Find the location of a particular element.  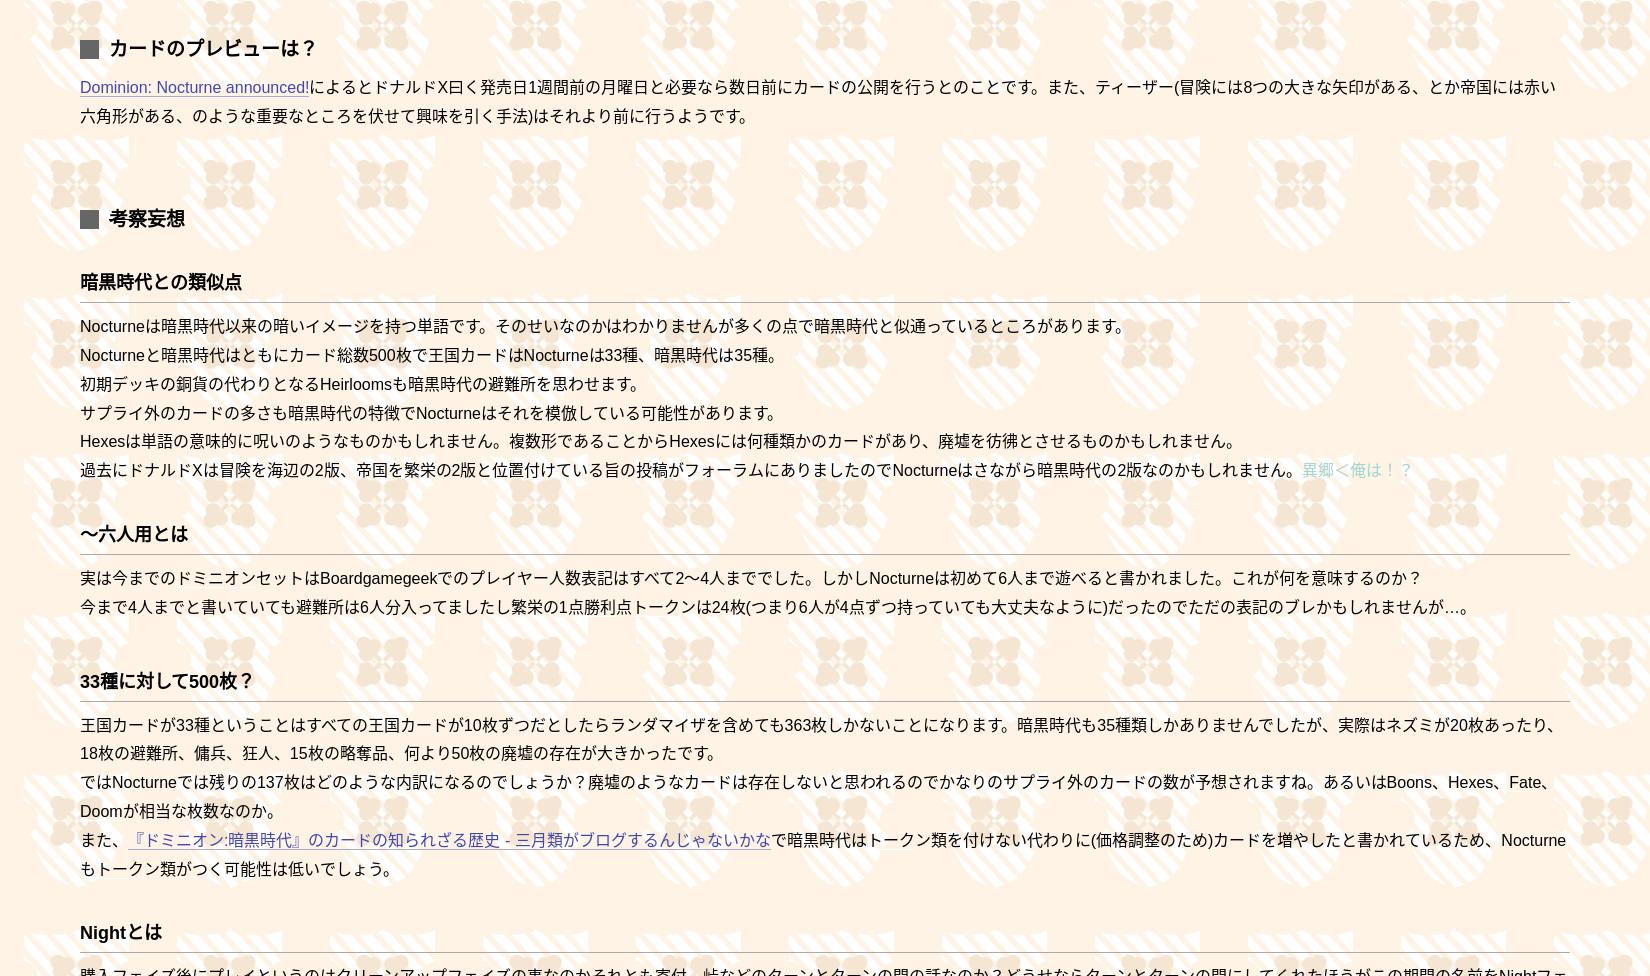

'王国カードが33種ということはすべての王国カードが10枚ずつだとしたらランダマイザを含めても363枚しかないことになります。暗黒時代も35種類しかありませんでしたが、実際はネズミが20枚あったり、18枚の避難所、傭兵、狂人、15枚の略奪品、何より50枚の廃墟の存在が大きかったです。' is located at coordinates (820, 739).